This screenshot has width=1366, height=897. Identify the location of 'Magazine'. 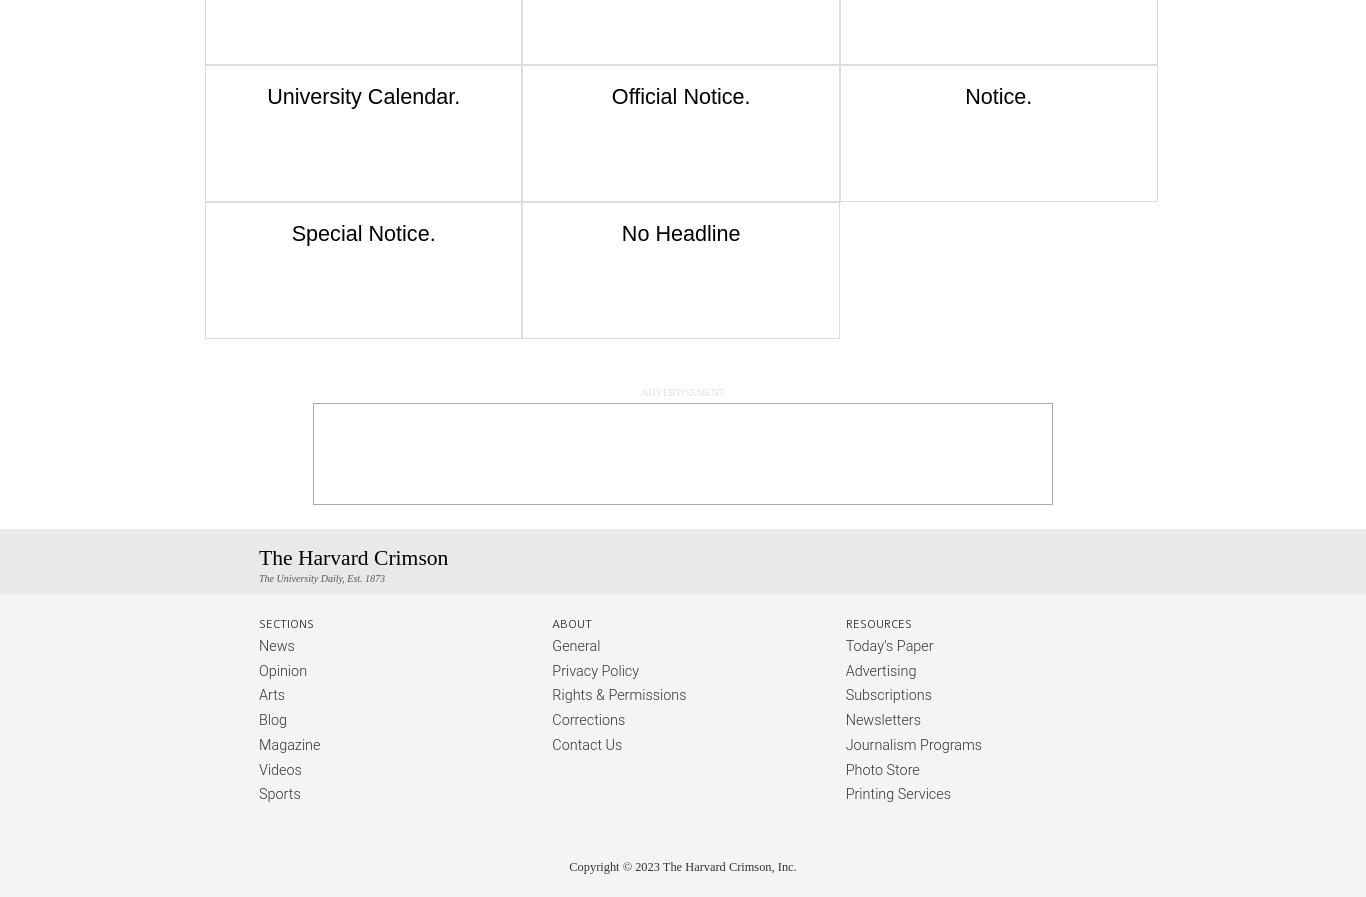
(289, 744).